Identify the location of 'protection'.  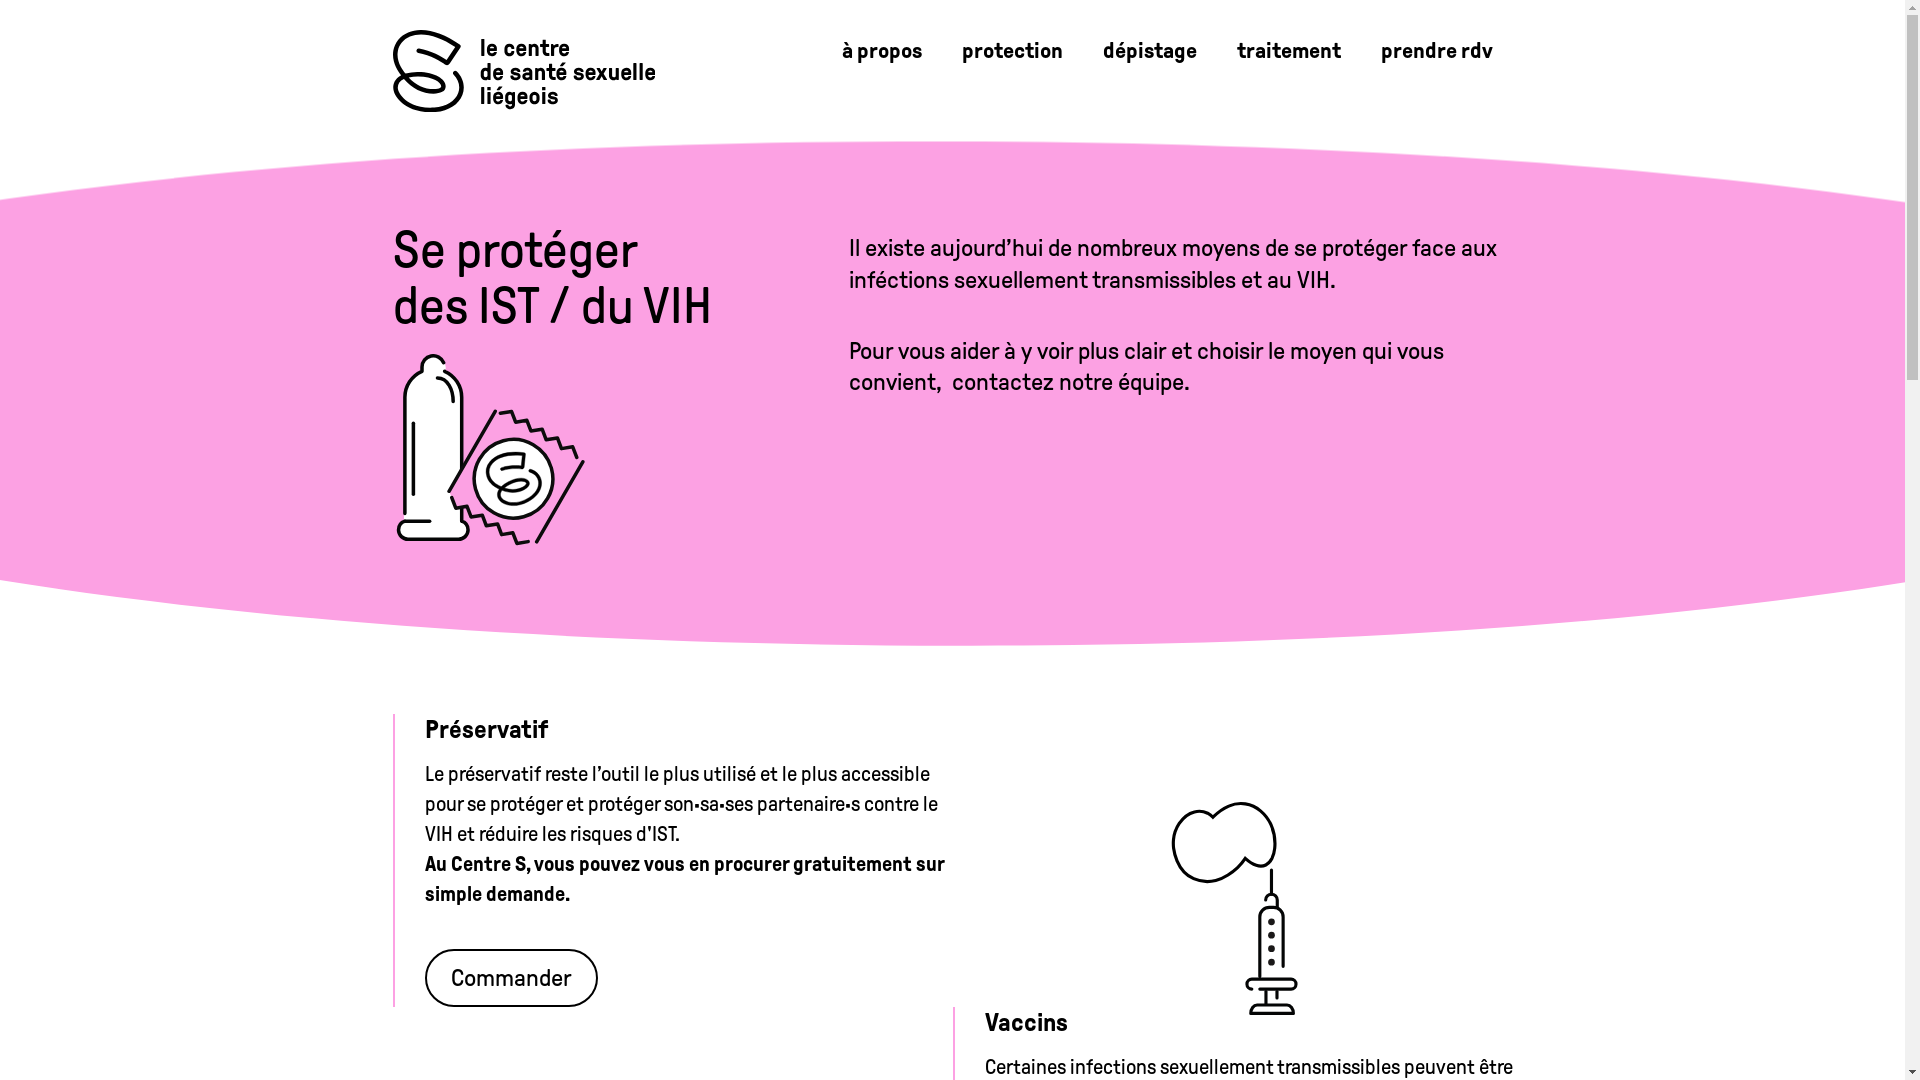
(940, 49).